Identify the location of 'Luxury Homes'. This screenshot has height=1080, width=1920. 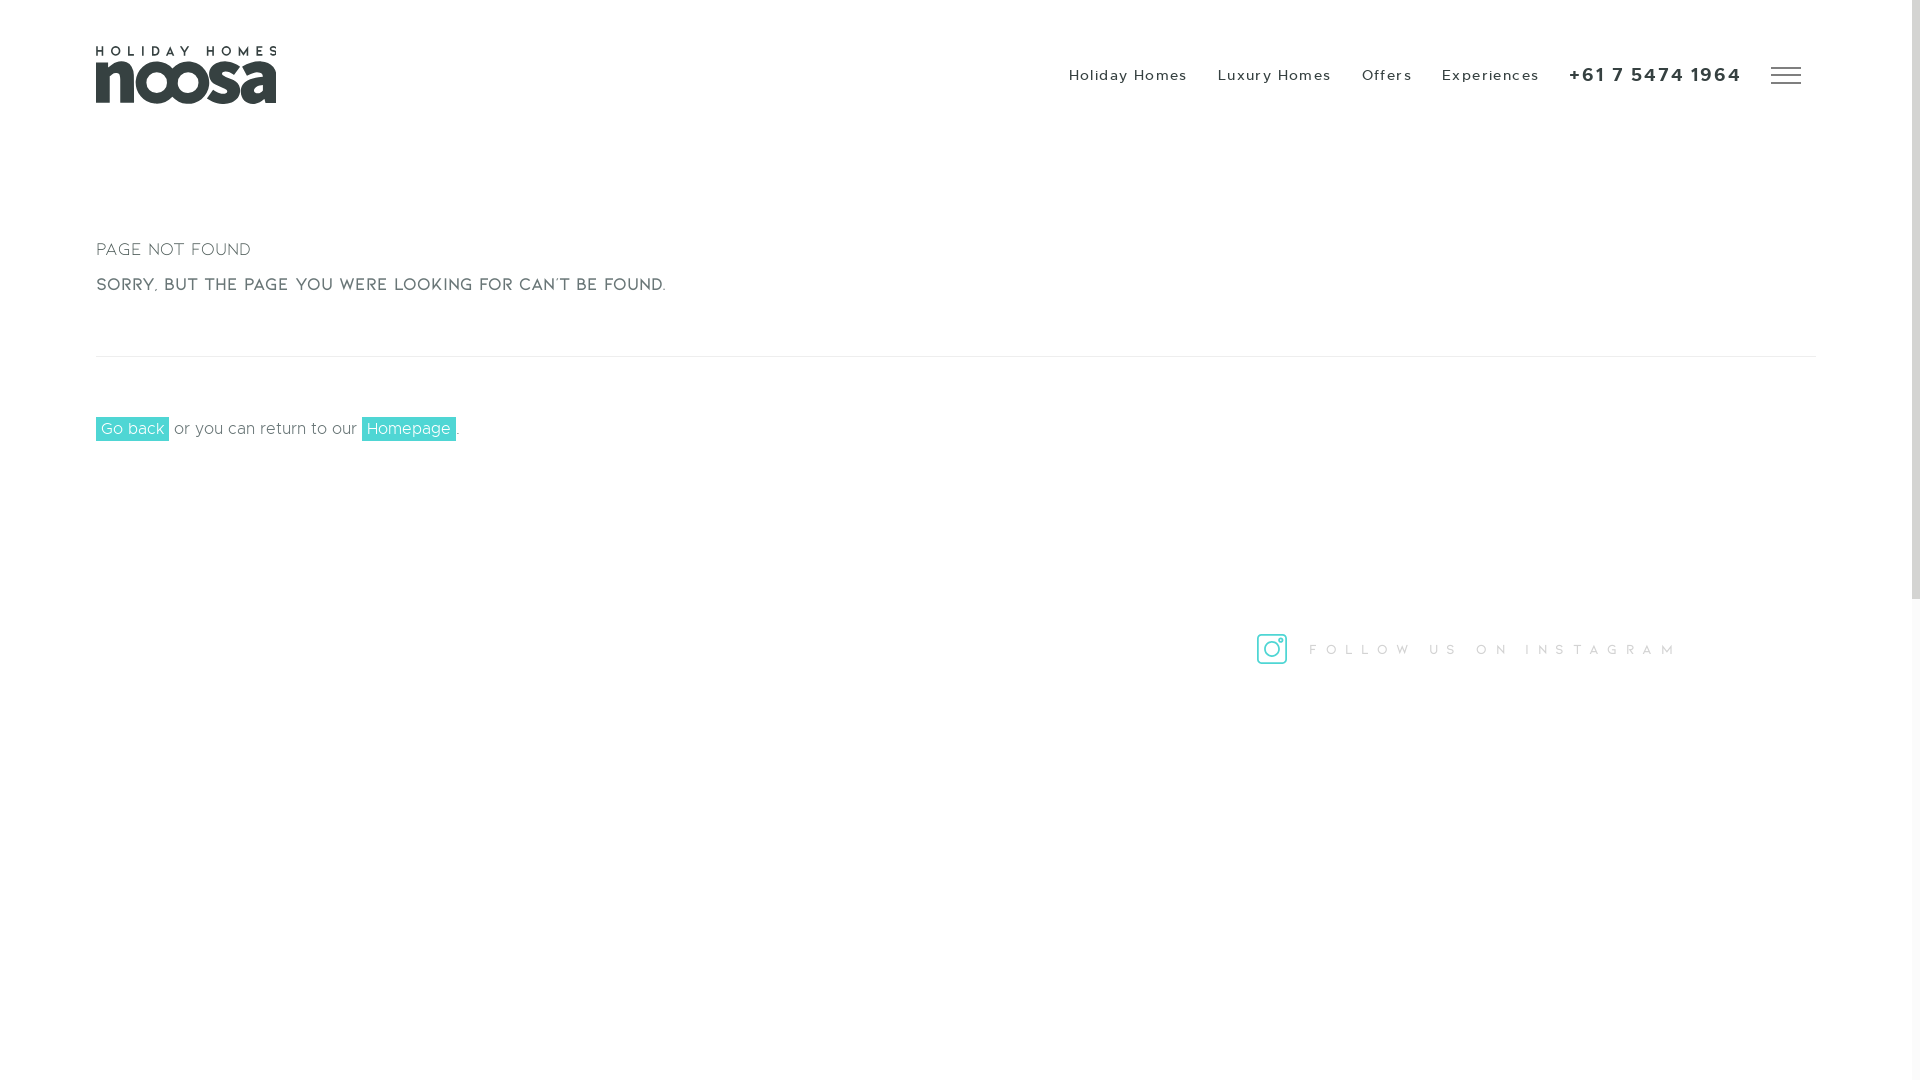
(1274, 73).